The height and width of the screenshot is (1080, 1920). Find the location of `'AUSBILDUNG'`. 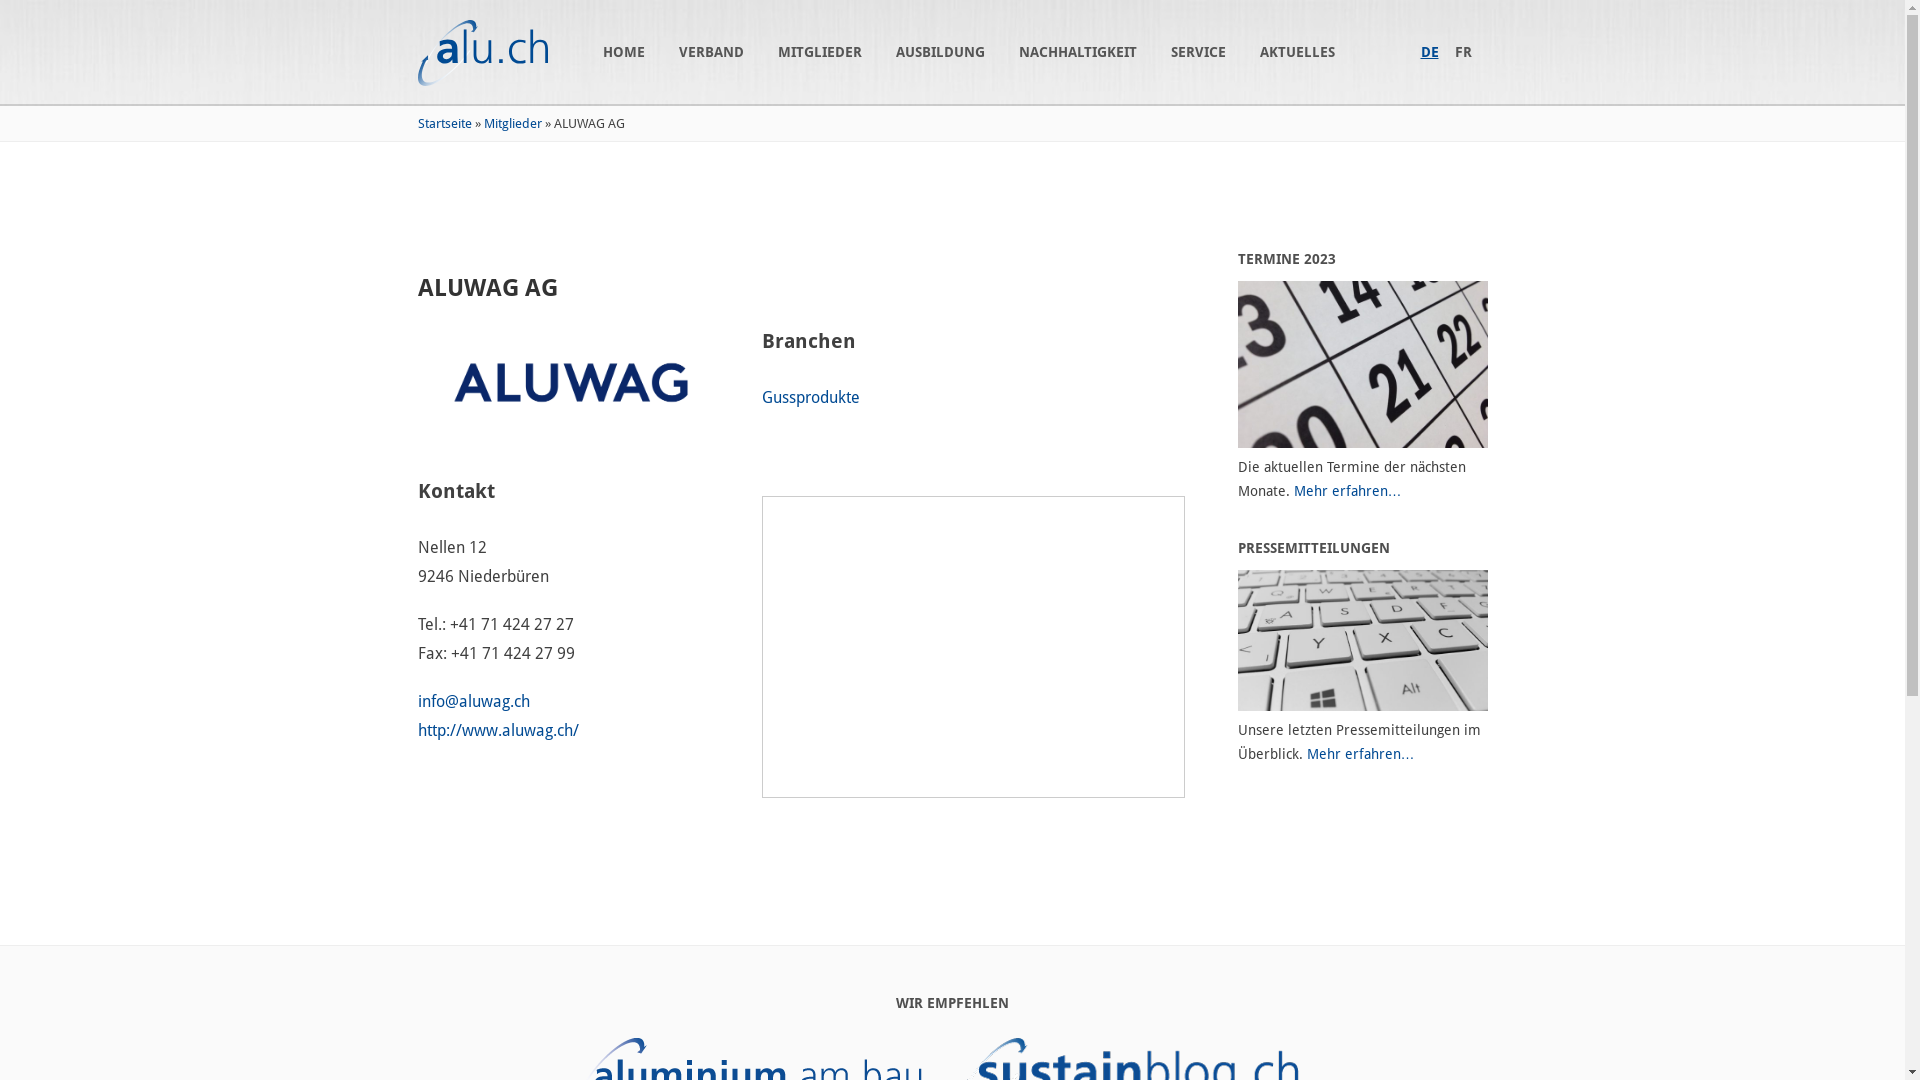

'AUSBILDUNG' is located at coordinates (895, 50).